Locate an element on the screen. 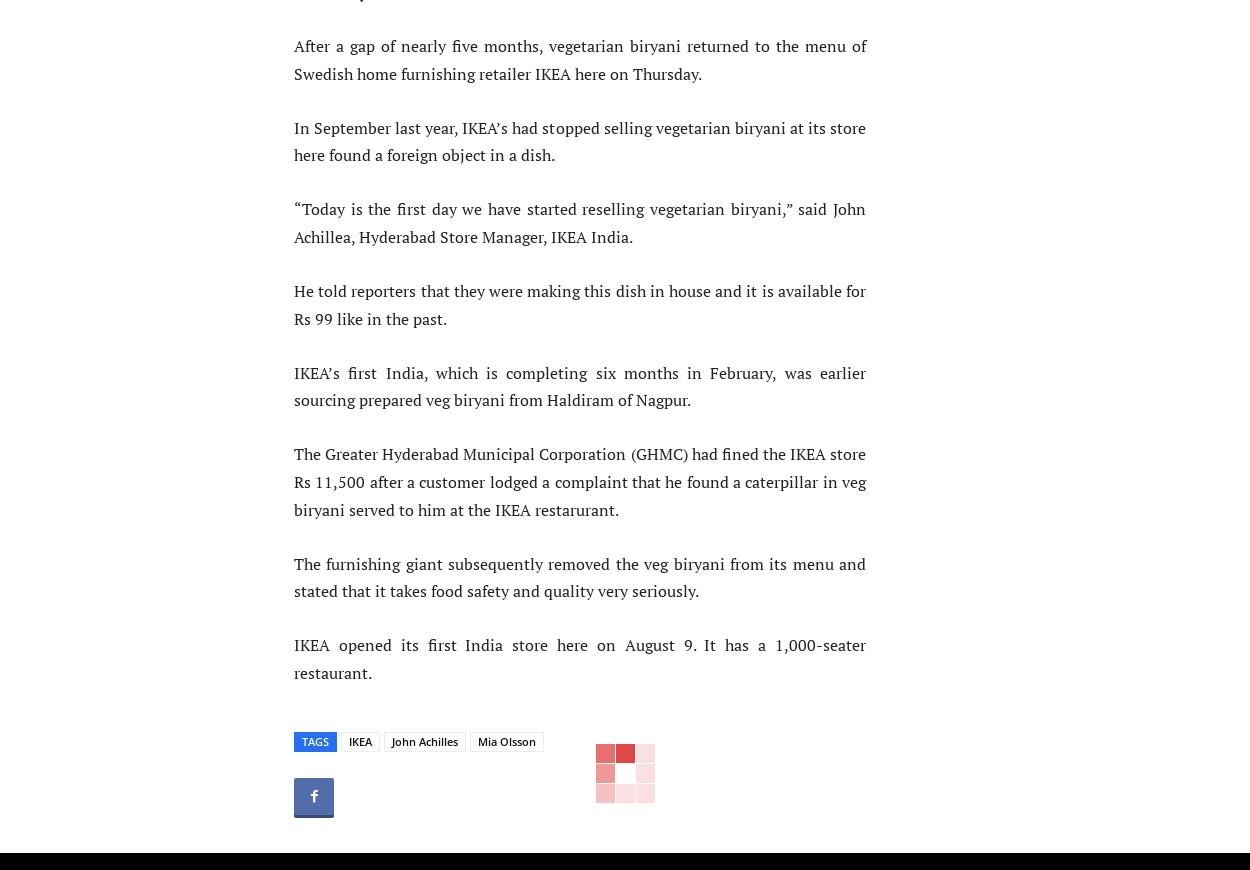 This screenshot has width=1250, height=870. 'IKEA opened its first India store here on August 9. It has a 1,000-seater restaurant.' is located at coordinates (579, 659).